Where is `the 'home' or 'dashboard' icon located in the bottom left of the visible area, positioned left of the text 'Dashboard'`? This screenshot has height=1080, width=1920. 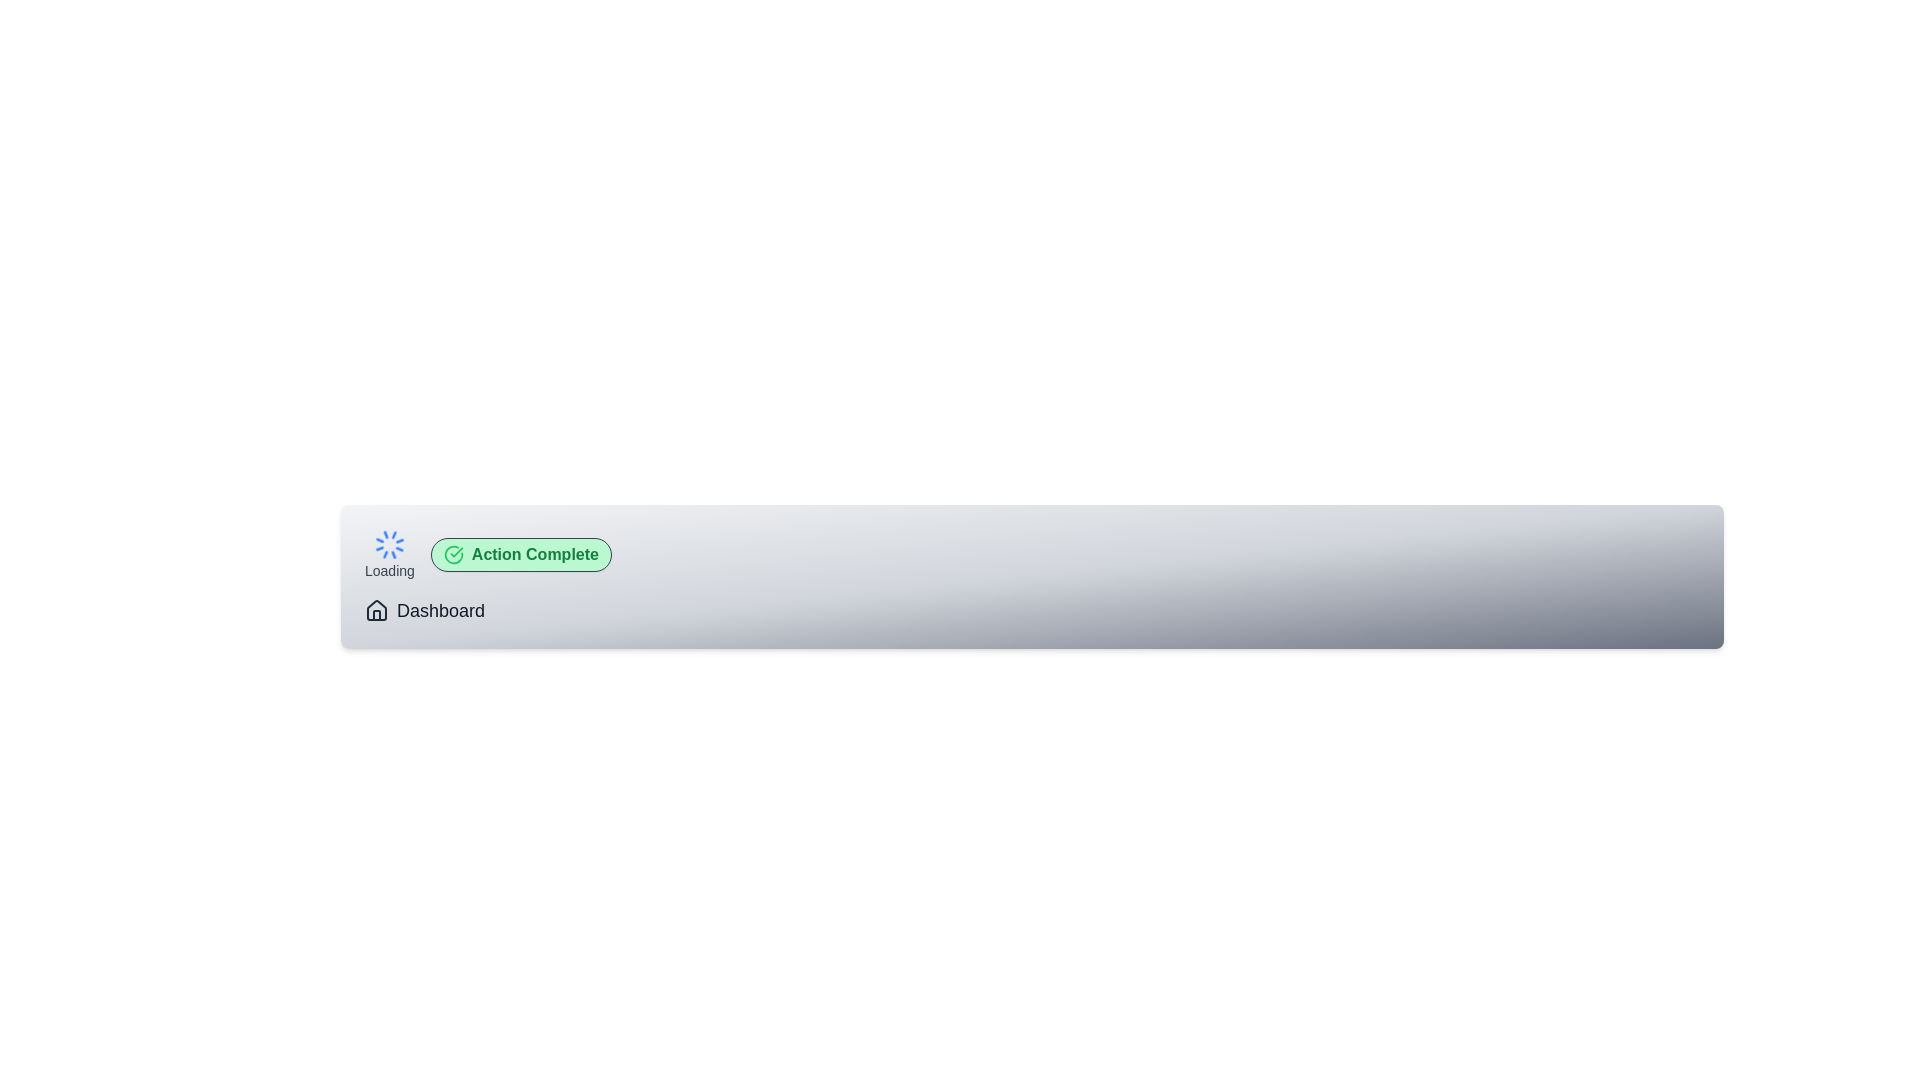
the 'home' or 'dashboard' icon located in the bottom left of the visible area, positioned left of the text 'Dashboard' is located at coordinates (377, 609).